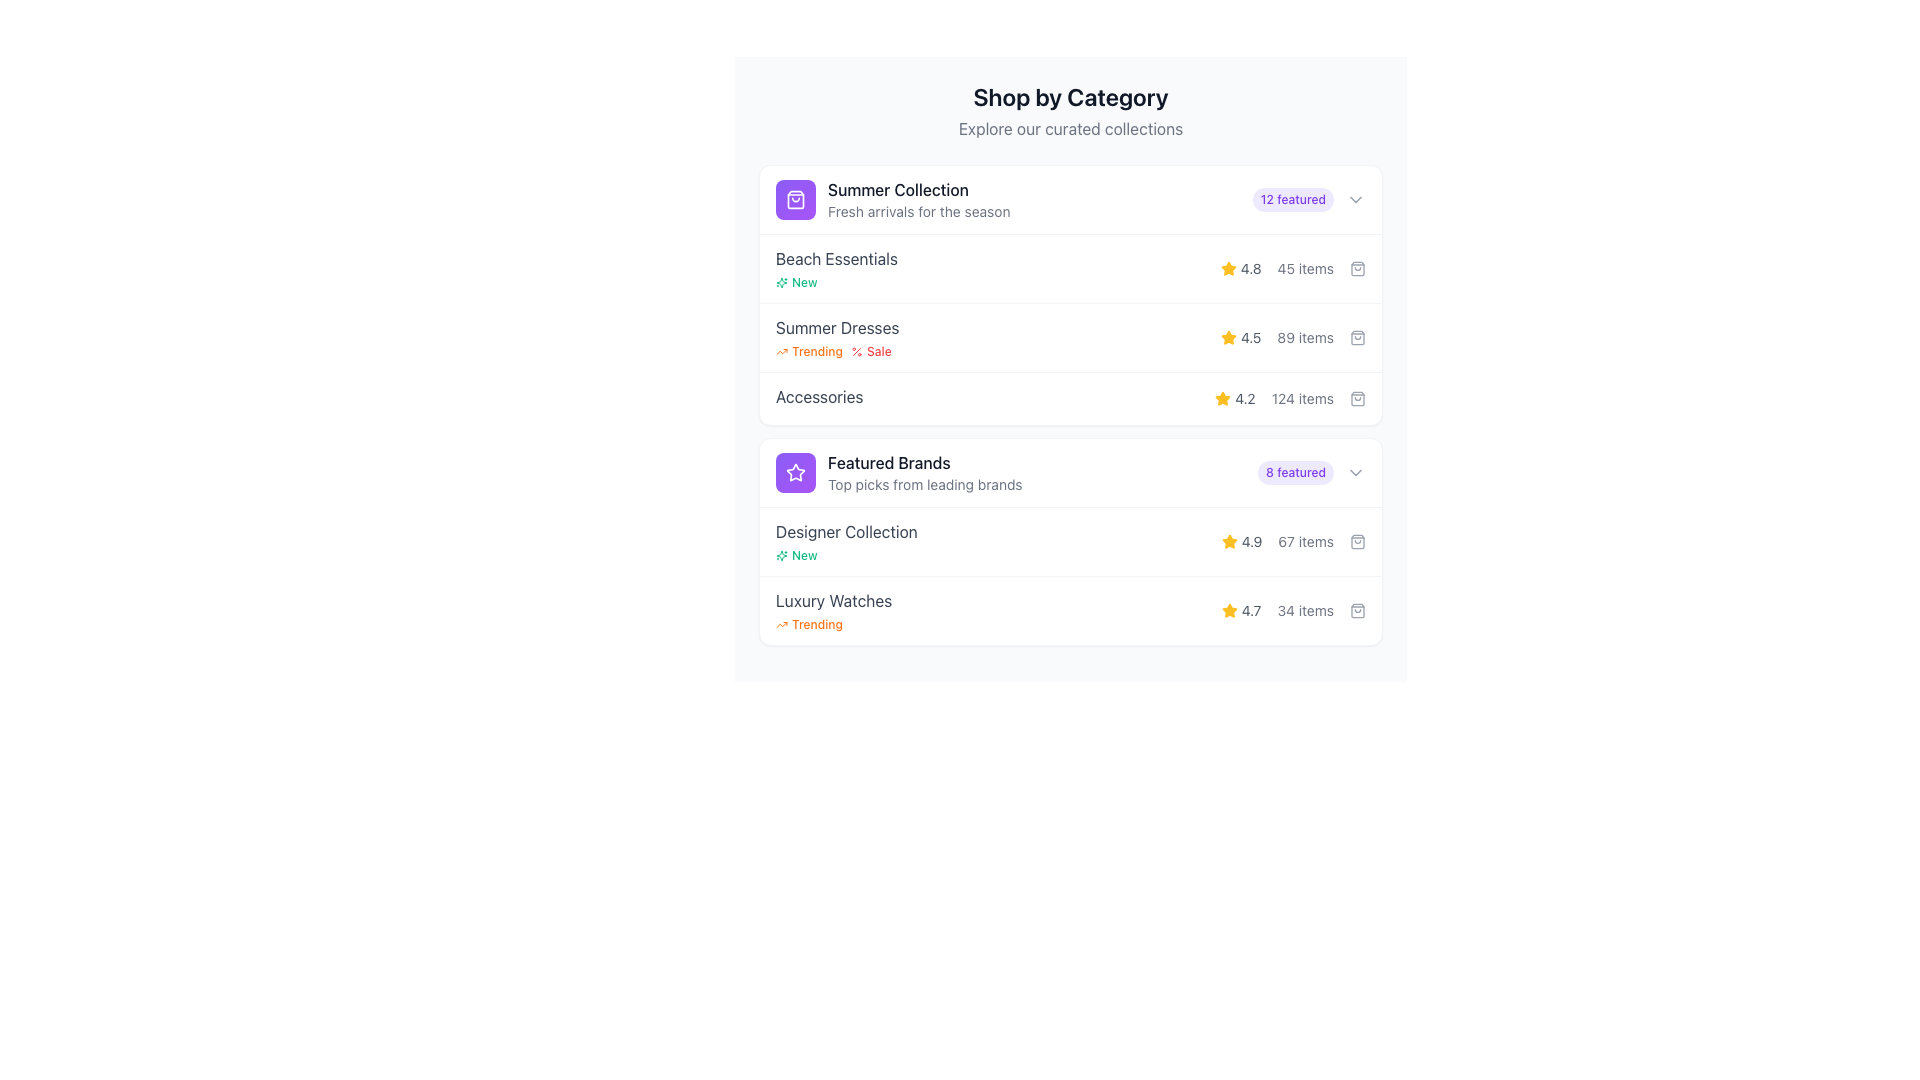 This screenshot has height=1080, width=1920. What do you see at coordinates (795, 282) in the screenshot?
I see `the 'New' label, which is styled in bold, emerald green color, located below the 'Beach Essentials' text in the 'Shop by Category' list` at bounding box center [795, 282].